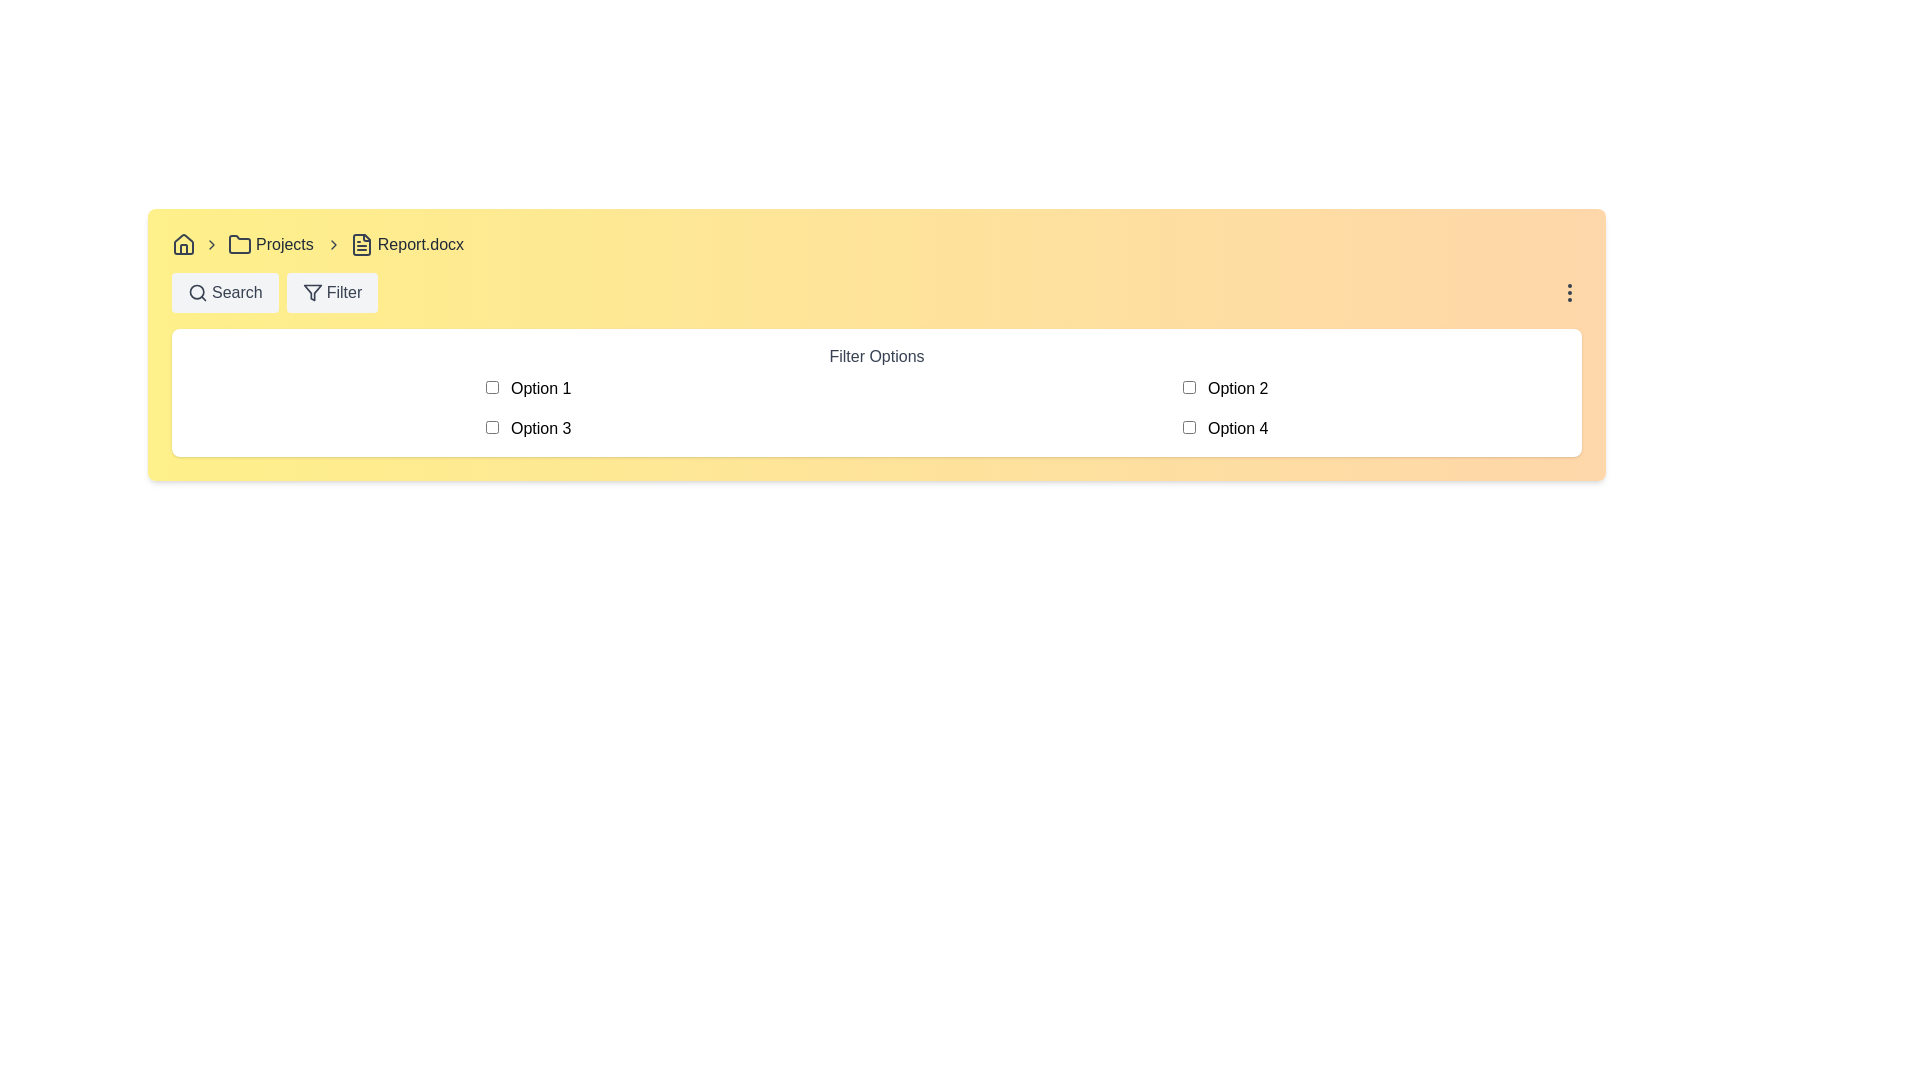 This screenshot has width=1920, height=1080. Describe the element at coordinates (240, 243) in the screenshot. I see `the yellowish folder icon with a rounded appearance located` at that location.